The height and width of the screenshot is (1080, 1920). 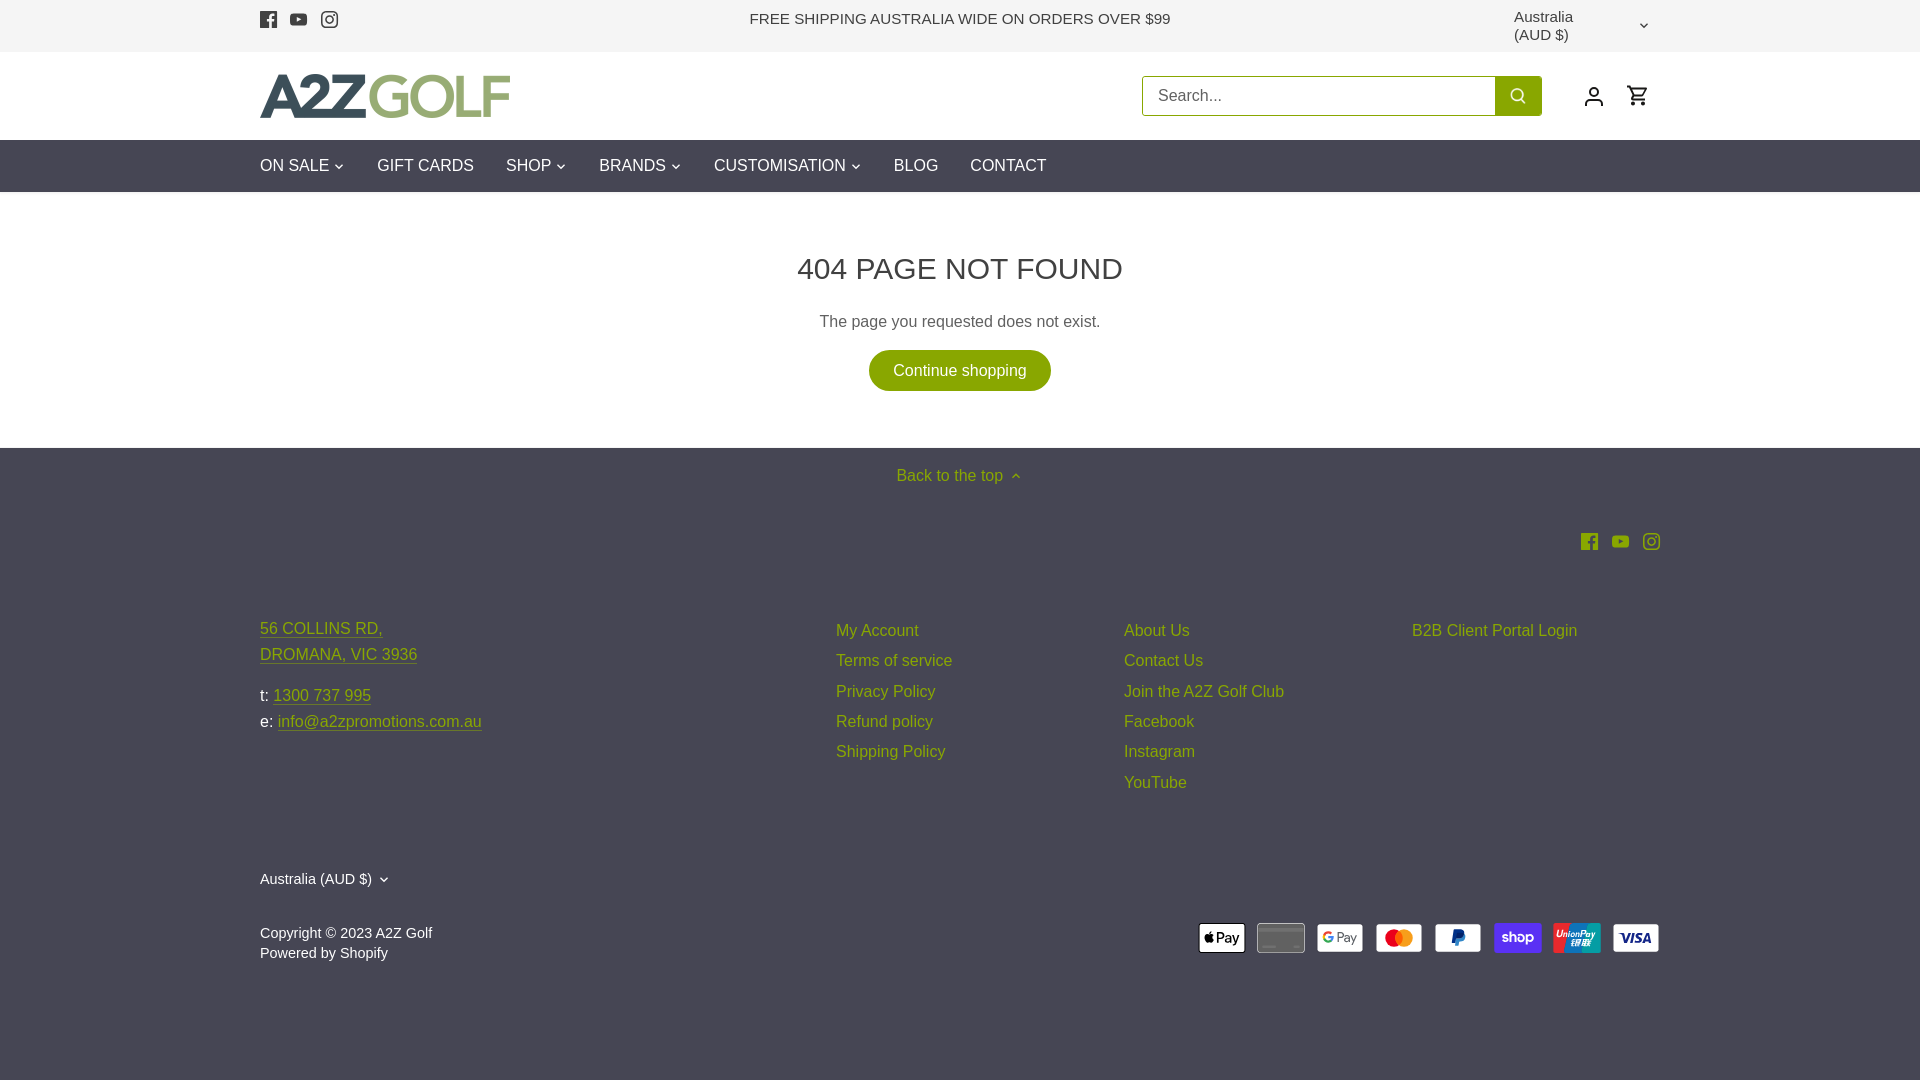 I want to click on 'My Account', so click(x=877, y=631).